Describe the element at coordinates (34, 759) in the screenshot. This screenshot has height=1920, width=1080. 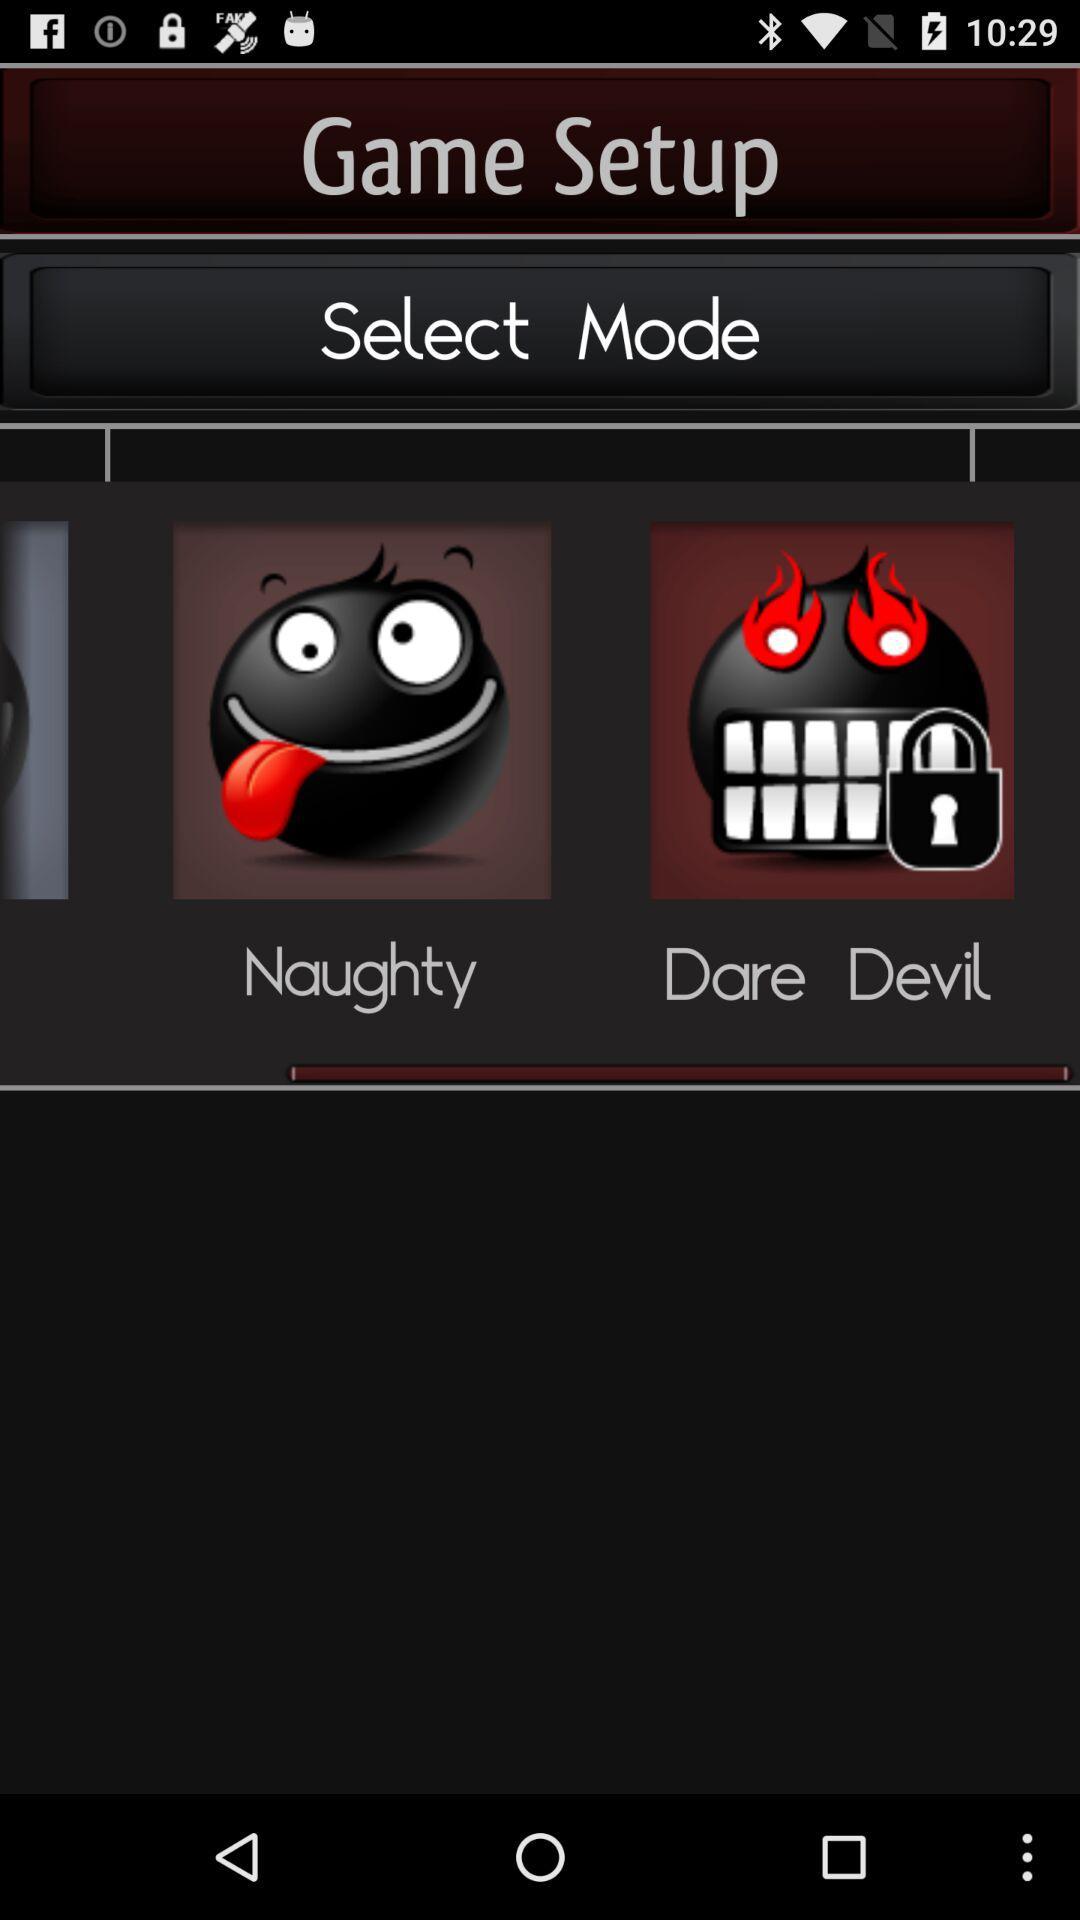
I see `the arrow_forward icon` at that location.